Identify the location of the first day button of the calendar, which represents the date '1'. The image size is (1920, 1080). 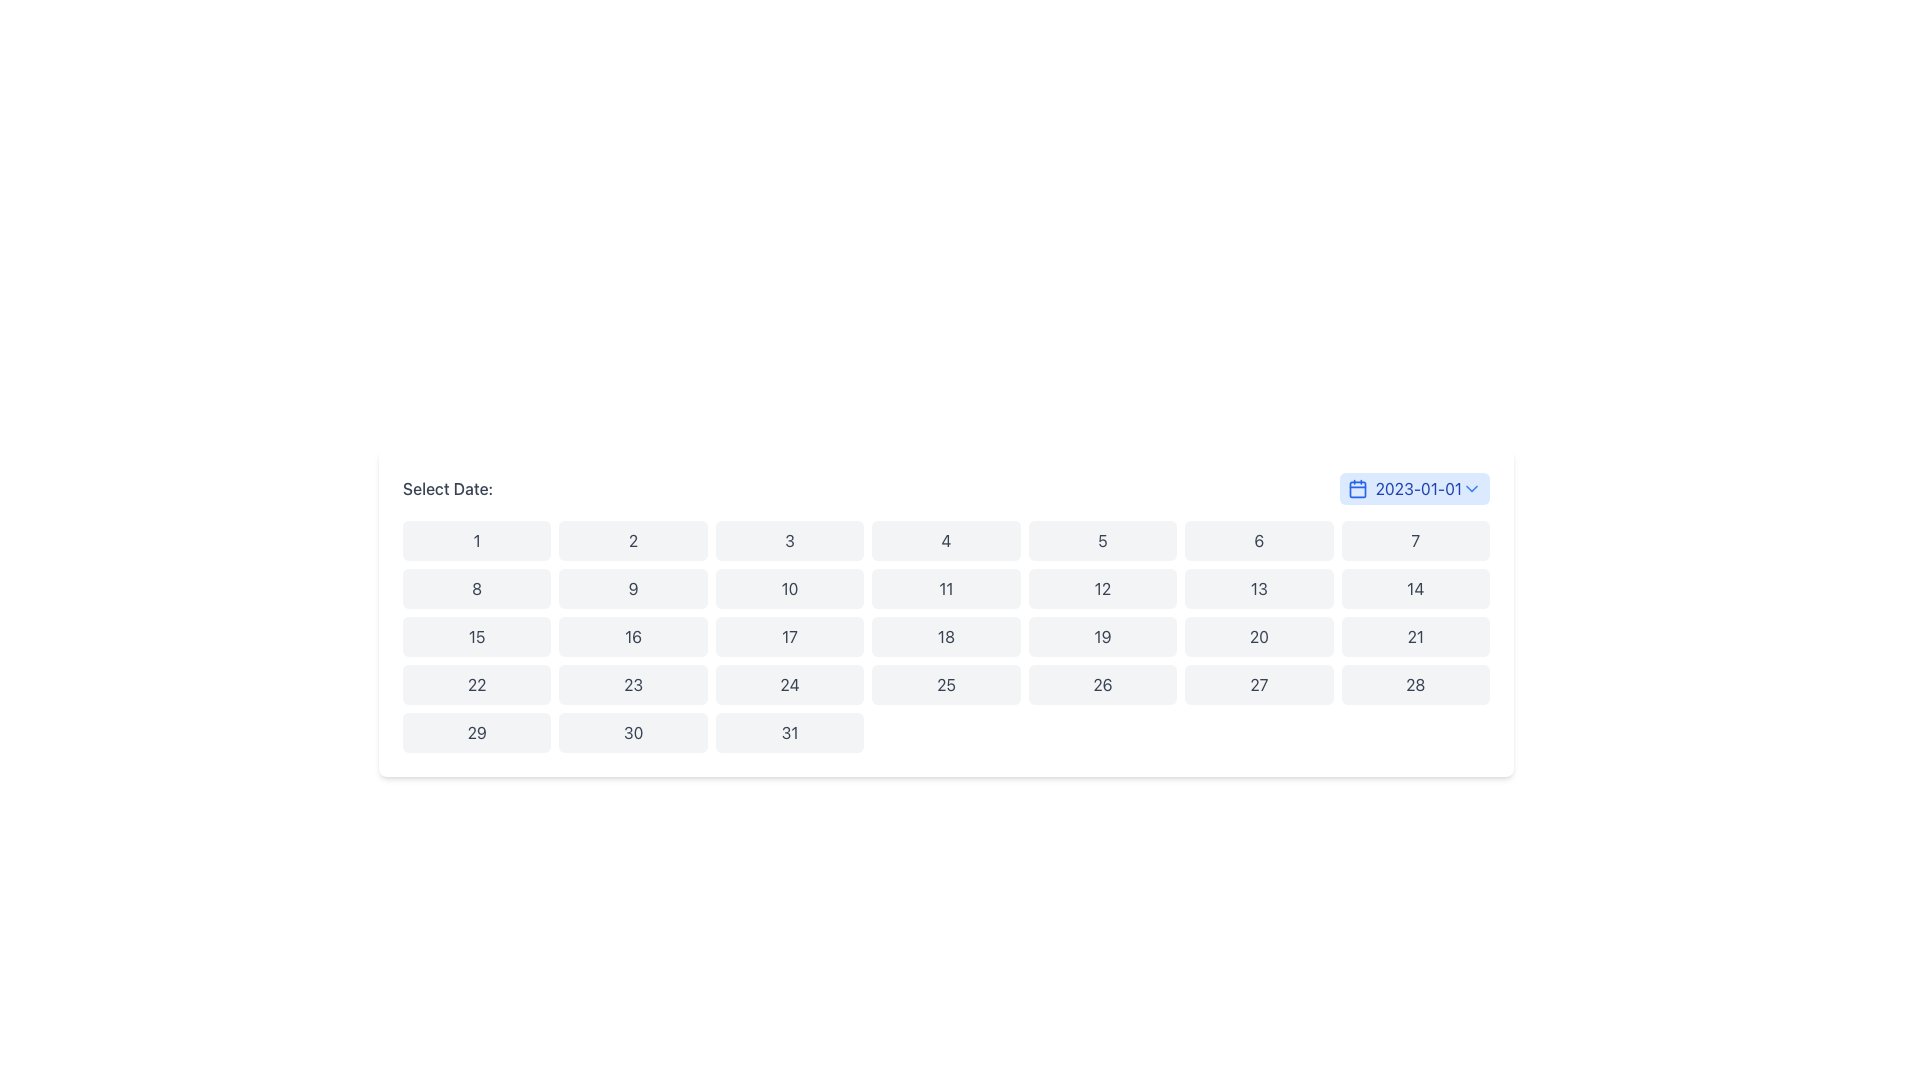
(476, 540).